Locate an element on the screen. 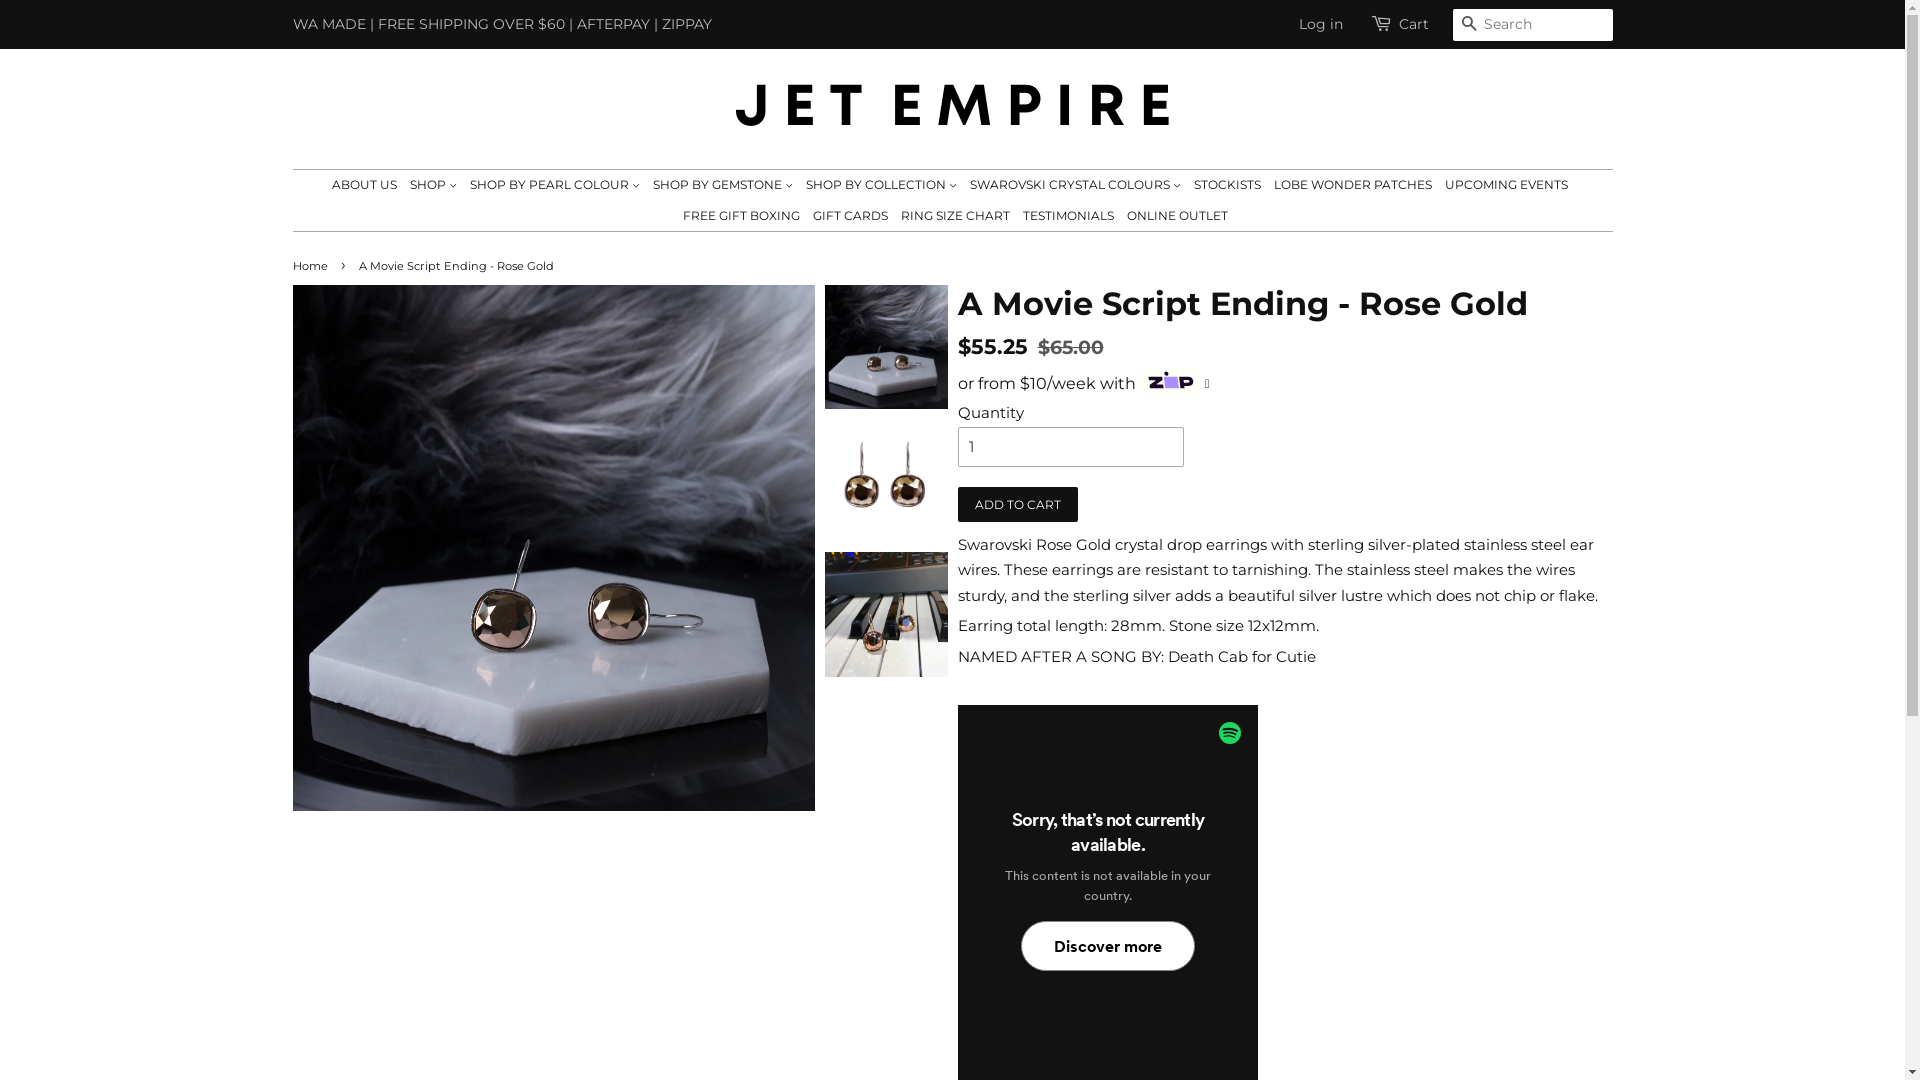  'Log in' is located at coordinates (1320, 23).